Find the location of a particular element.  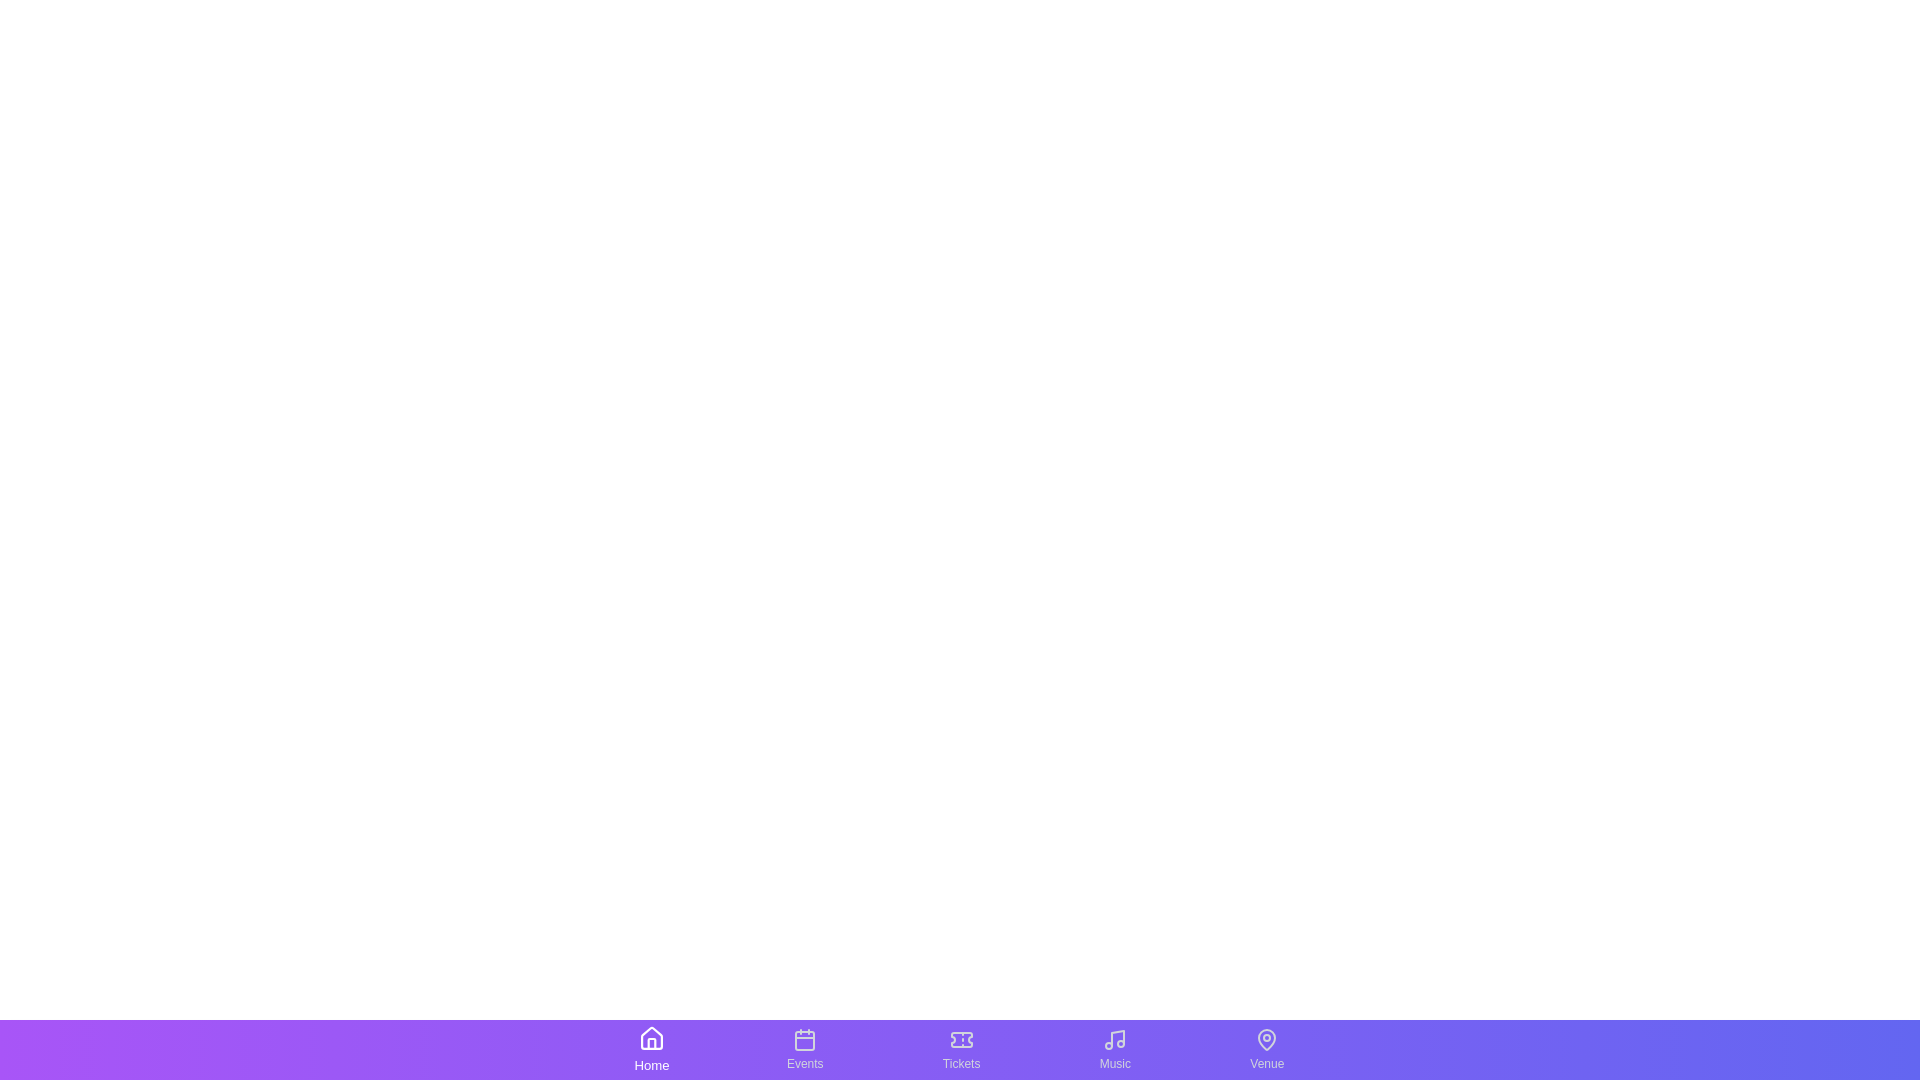

the tab labeled Music to observe the visual changes is located at coordinates (1113, 1048).